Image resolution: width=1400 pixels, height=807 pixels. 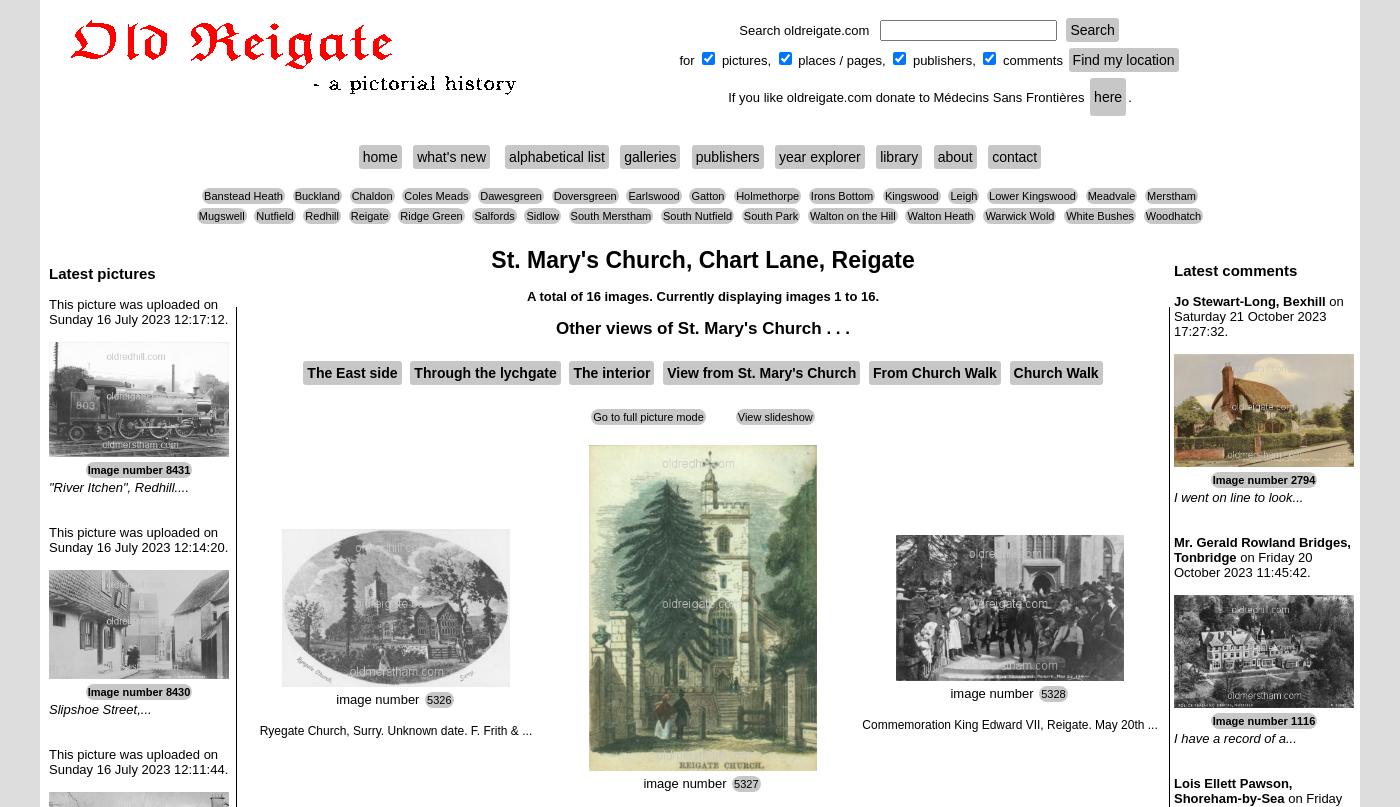 What do you see at coordinates (494, 216) in the screenshot?
I see `'Salfords'` at bounding box center [494, 216].